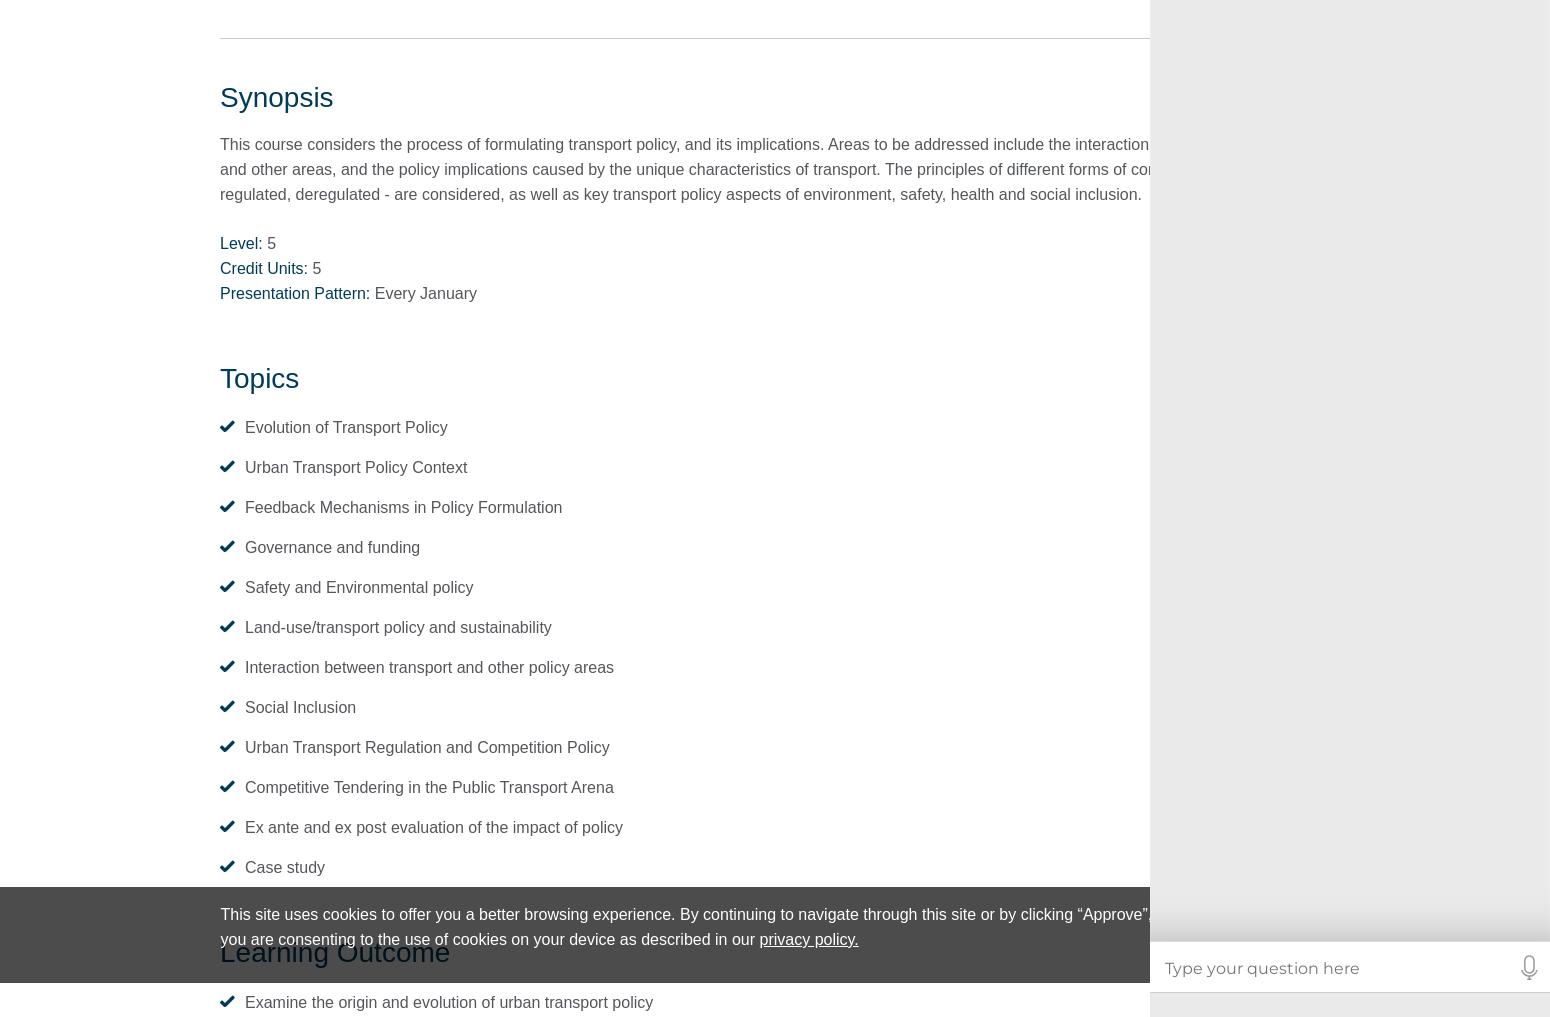  I want to click on 'This site uses cookies to offer you a better browsing experience. By continuing to navigate through this site or by clicking “Approve”, you are consenting to the use of cookies on your device as described in our', so click(685, 925).